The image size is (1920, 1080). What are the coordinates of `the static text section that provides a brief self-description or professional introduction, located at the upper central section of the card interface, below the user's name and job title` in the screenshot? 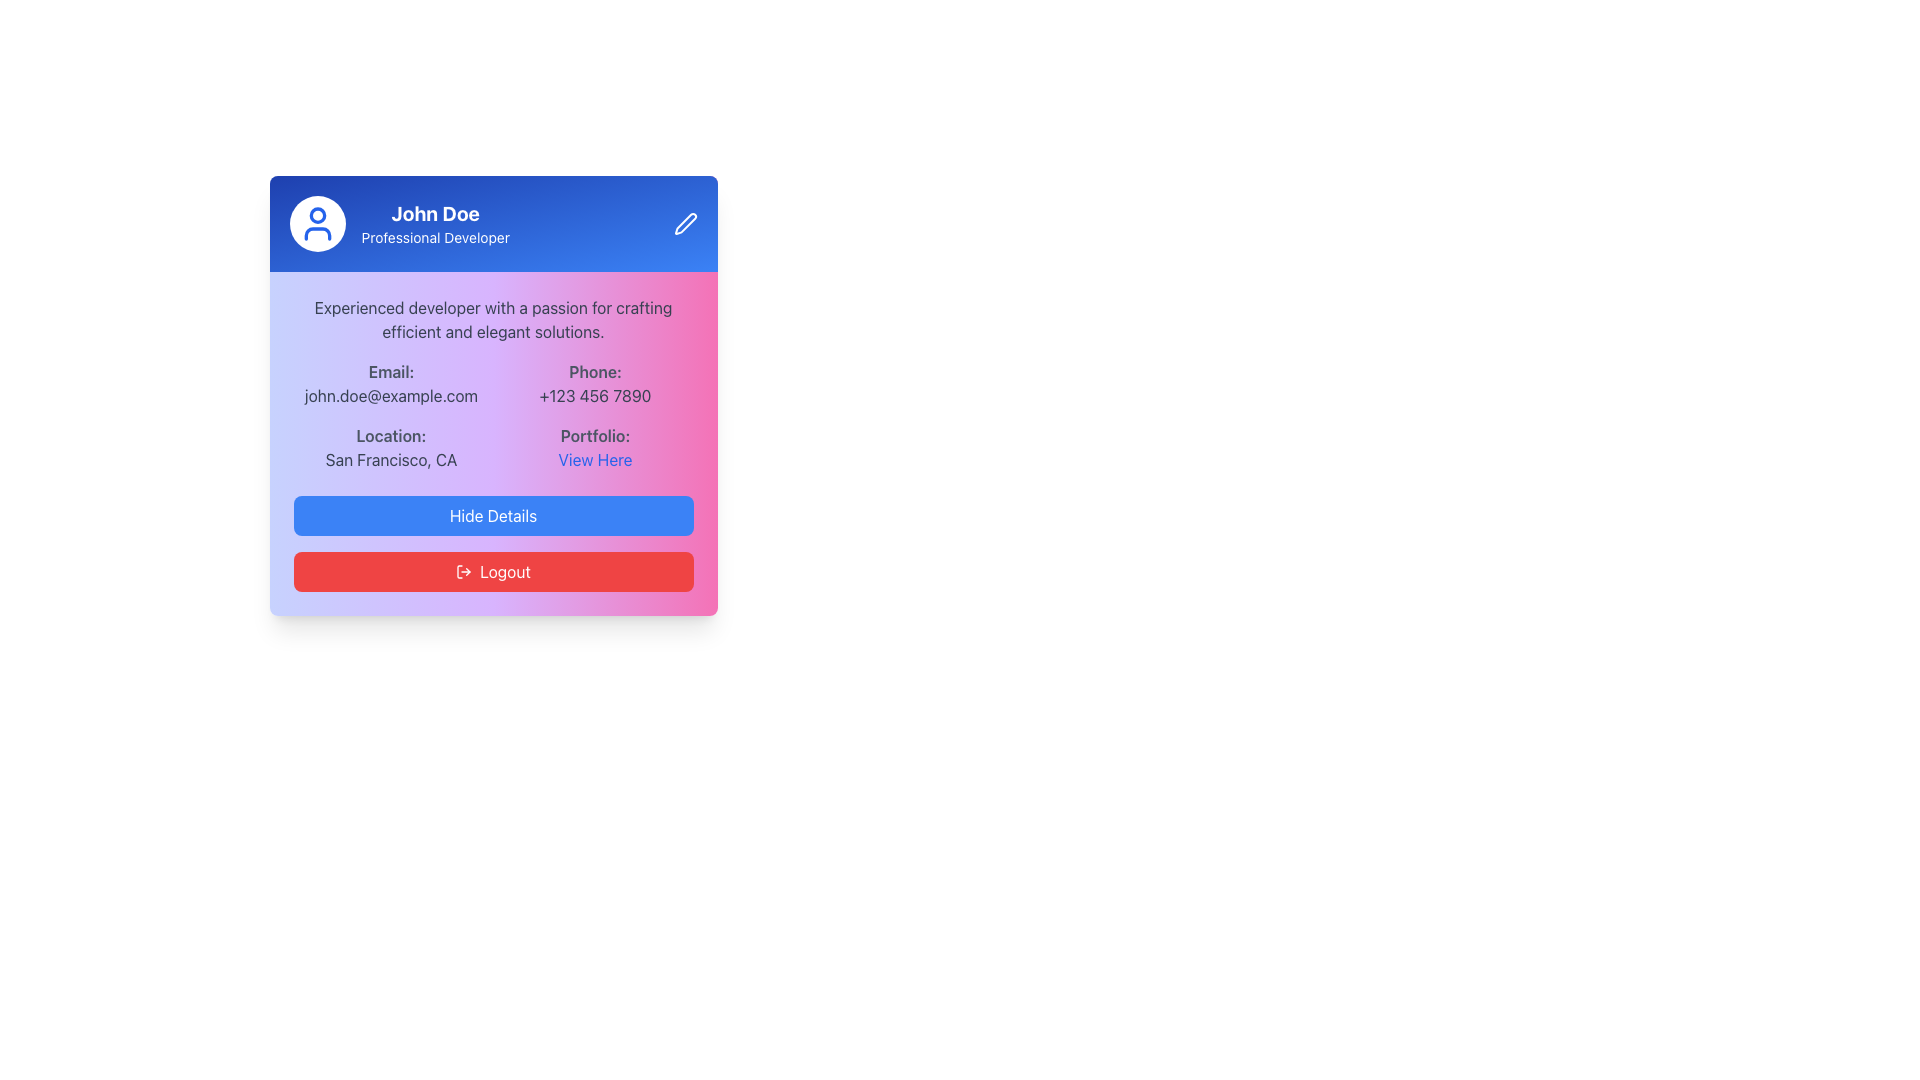 It's located at (493, 319).